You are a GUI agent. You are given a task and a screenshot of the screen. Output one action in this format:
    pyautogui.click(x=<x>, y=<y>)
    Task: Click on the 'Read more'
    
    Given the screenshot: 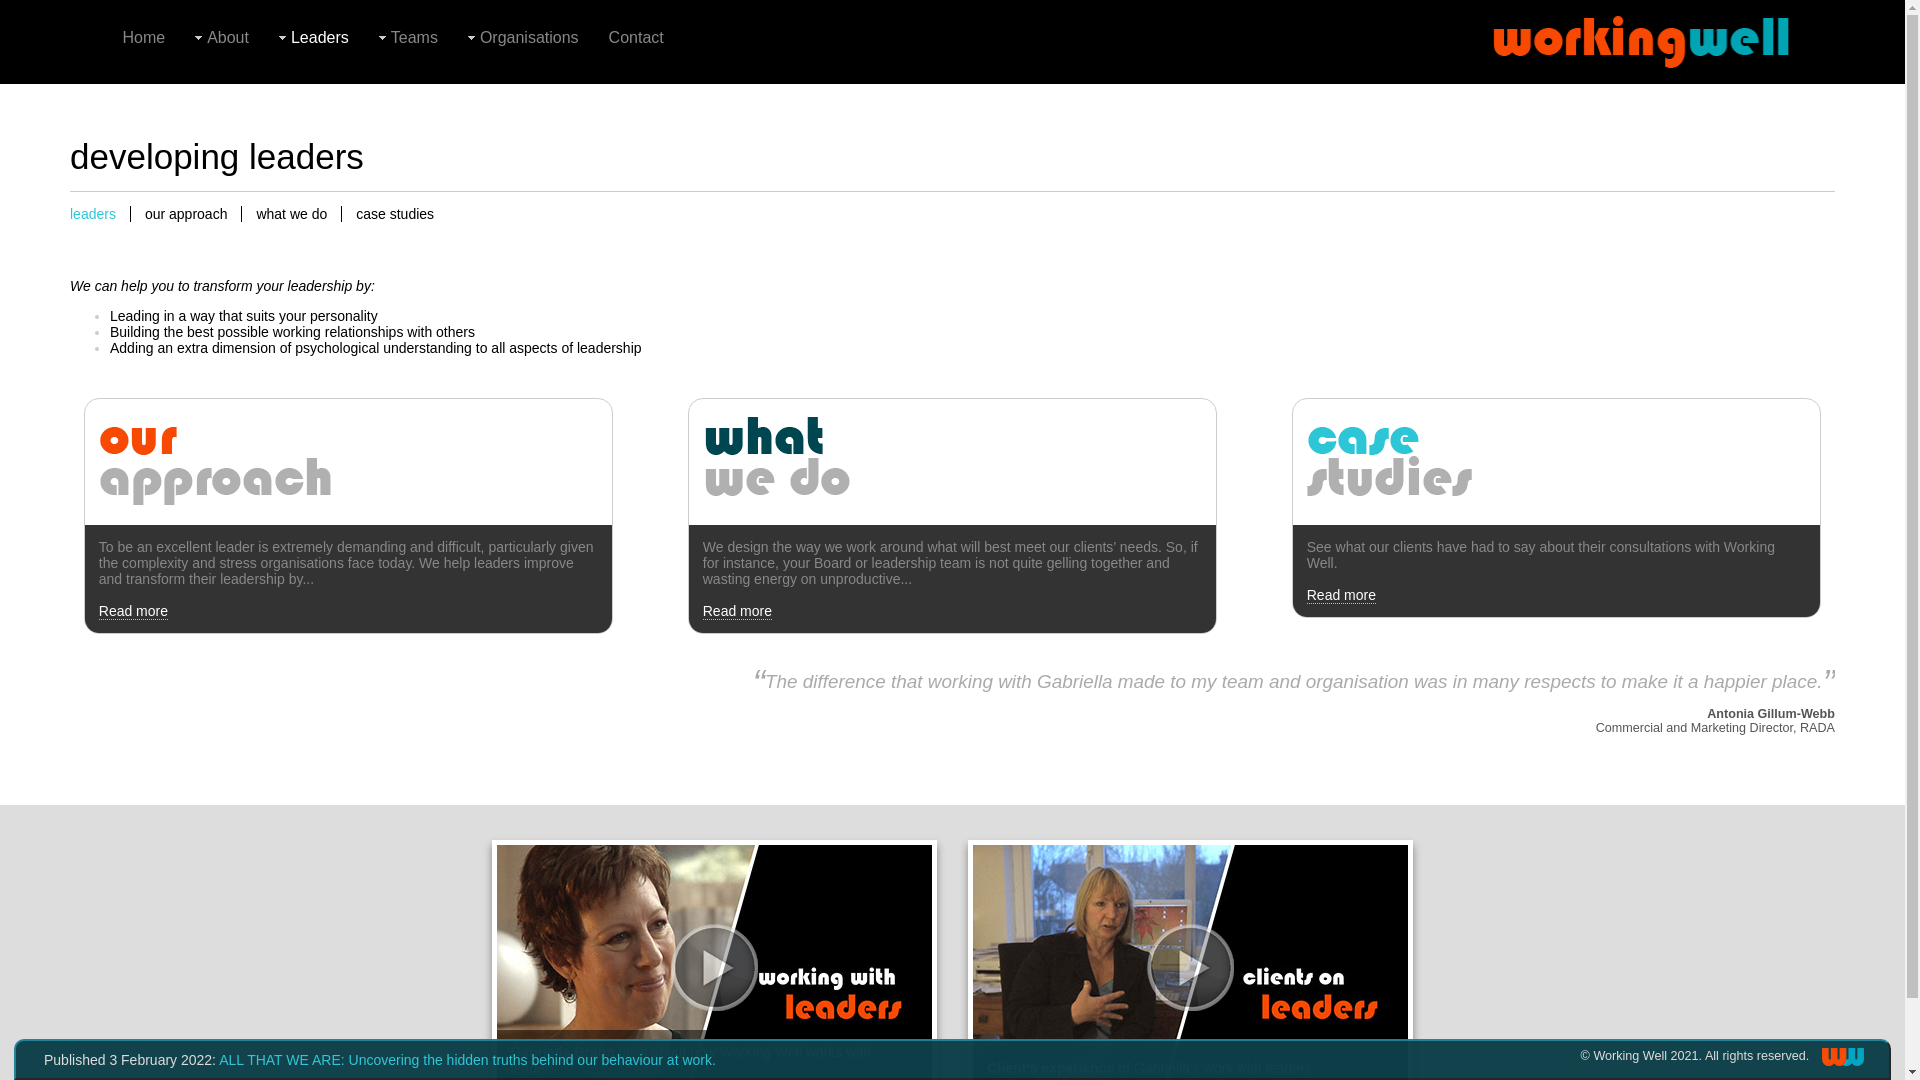 What is the action you would take?
    pyautogui.click(x=736, y=609)
    